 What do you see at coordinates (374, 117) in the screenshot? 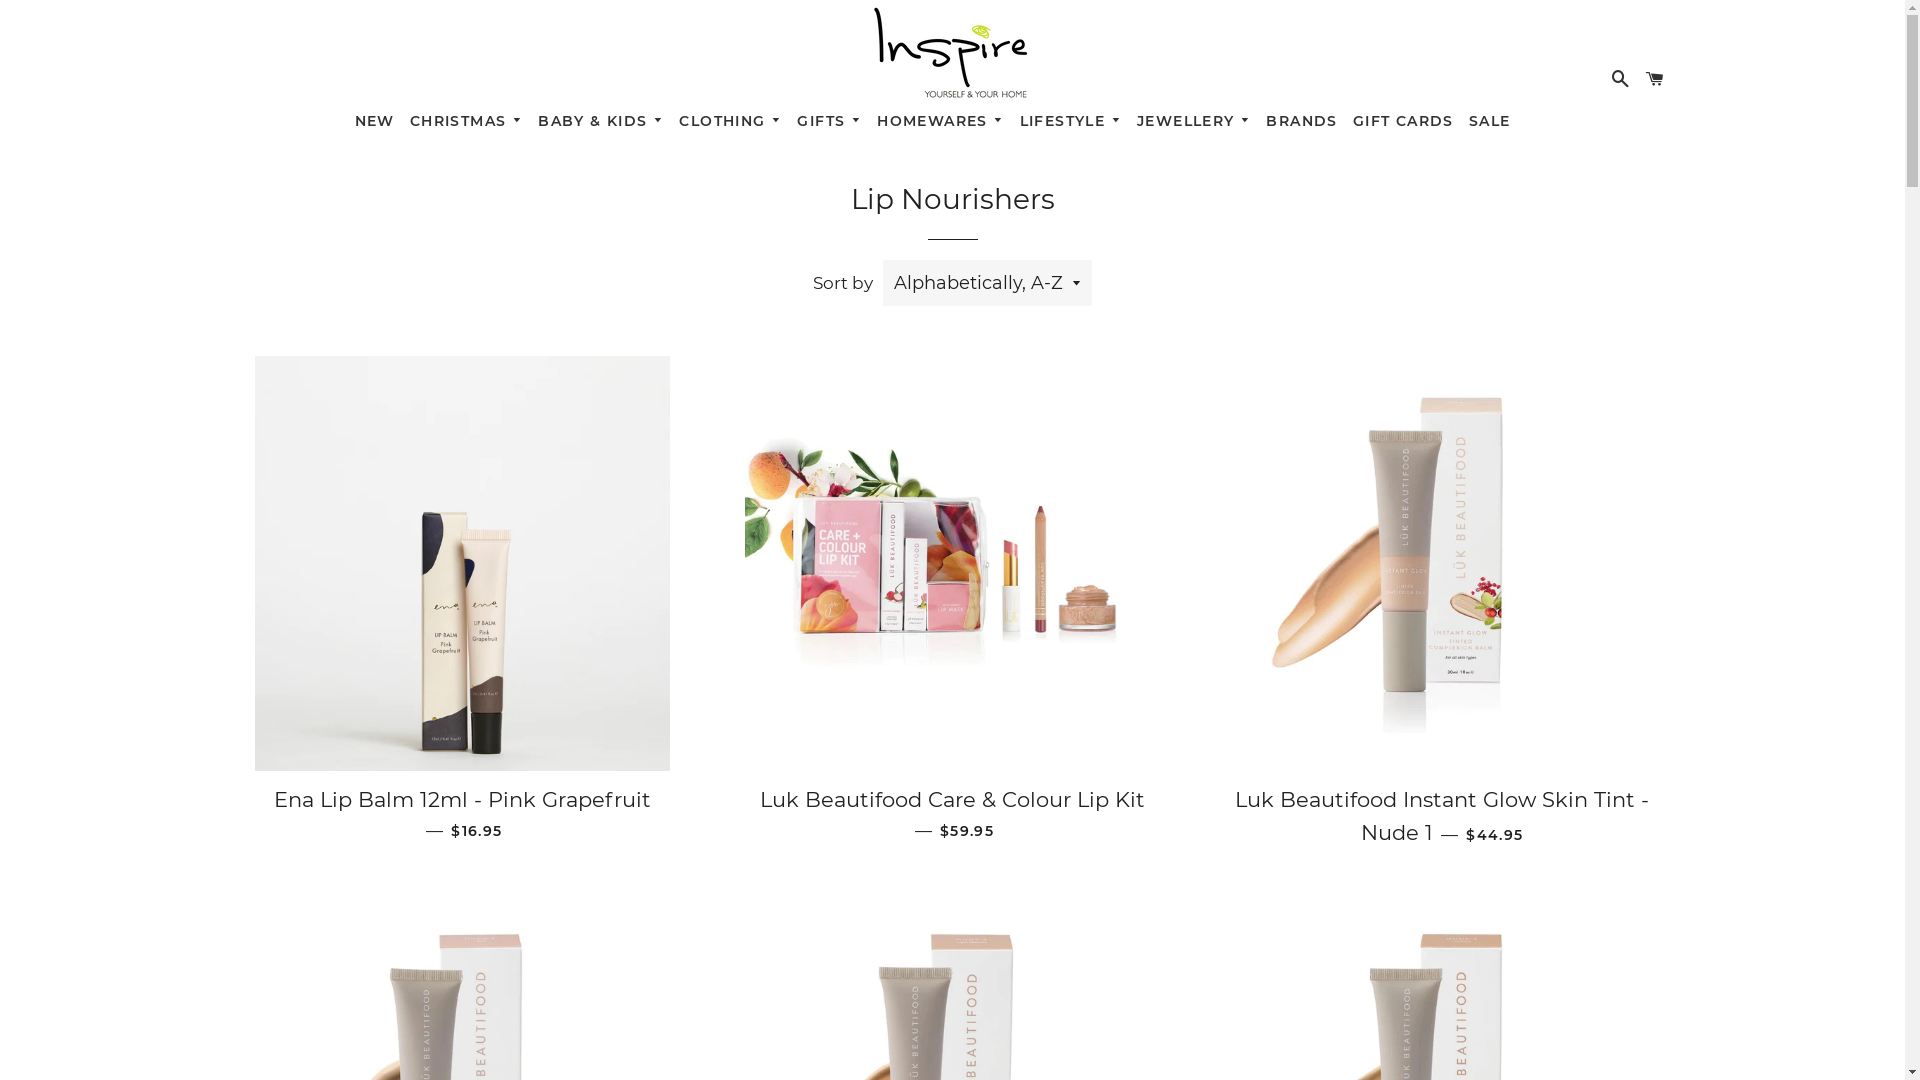
I see `'NEW'` at bounding box center [374, 117].